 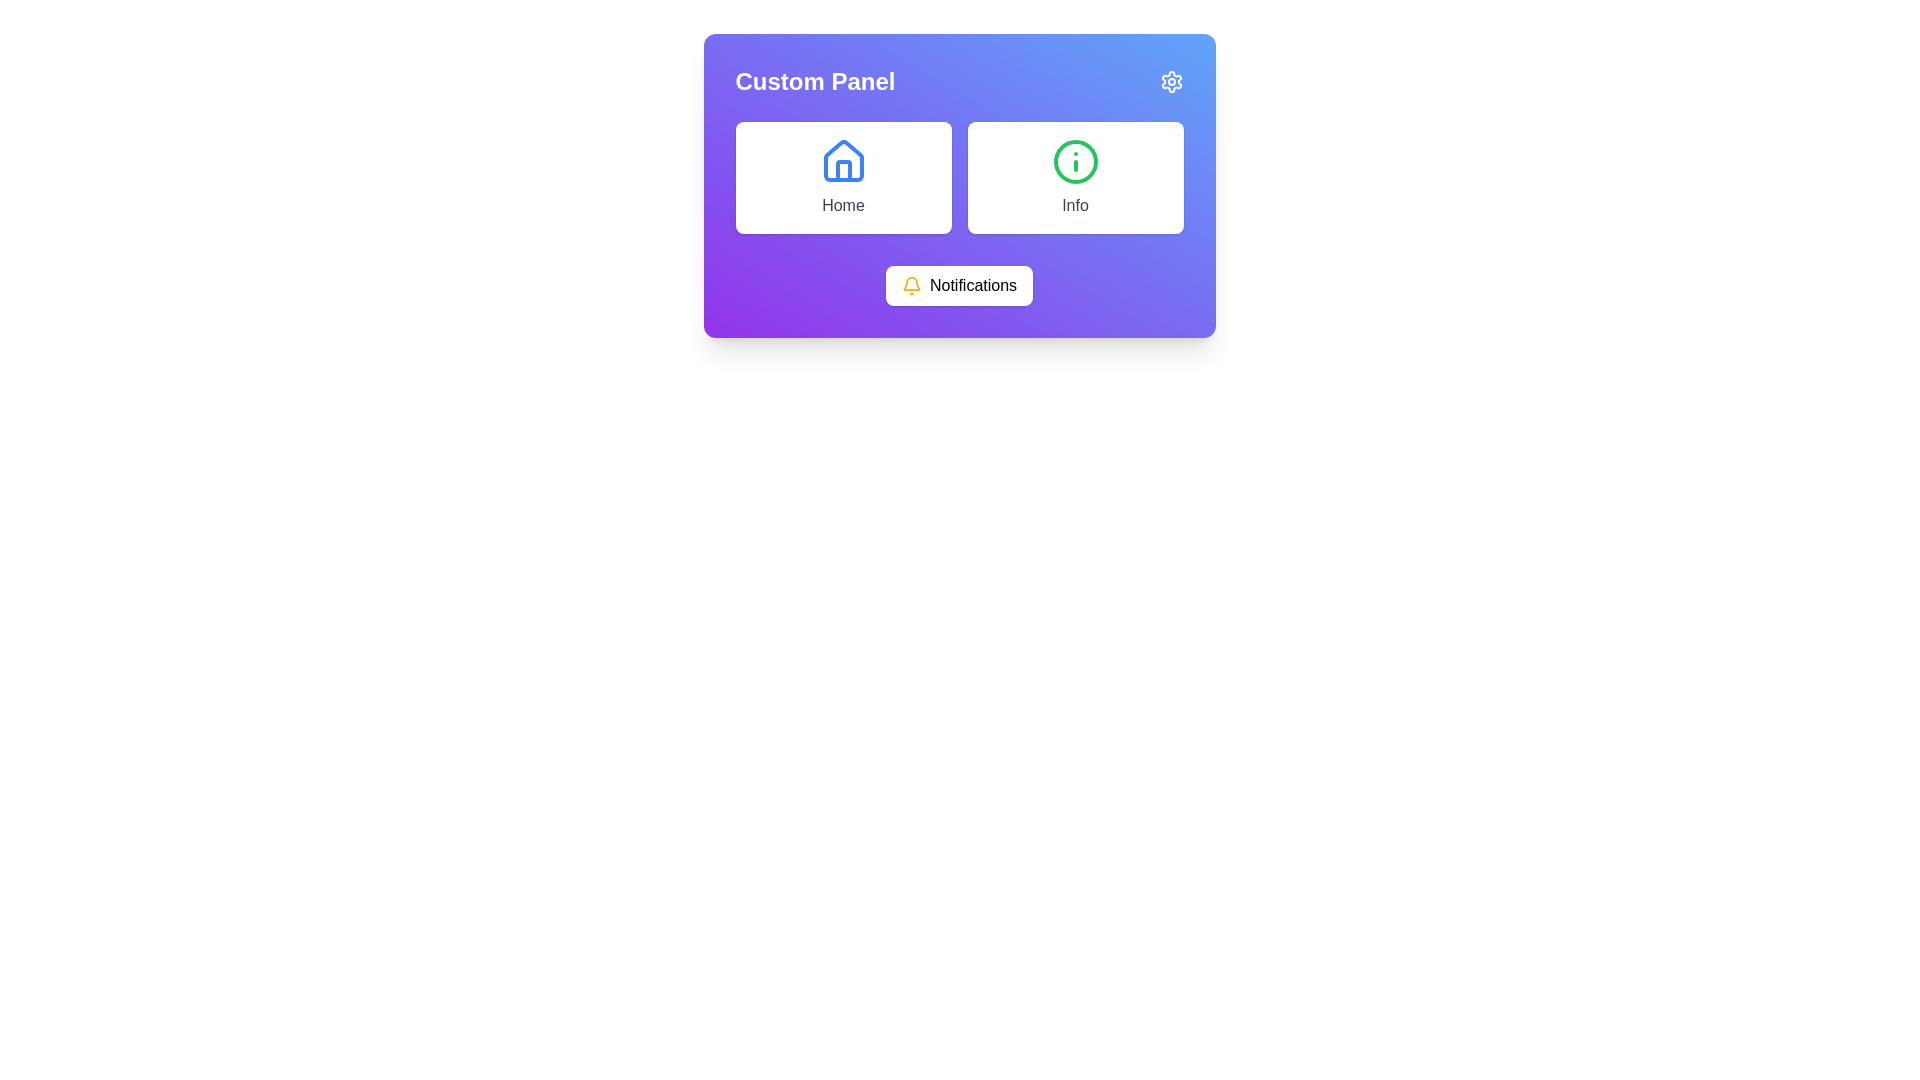 What do you see at coordinates (843, 169) in the screenshot?
I see `the blue vertical structure of the house icon located above the 'Home' label in the top-left section of the panel` at bounding box center [843, 169].